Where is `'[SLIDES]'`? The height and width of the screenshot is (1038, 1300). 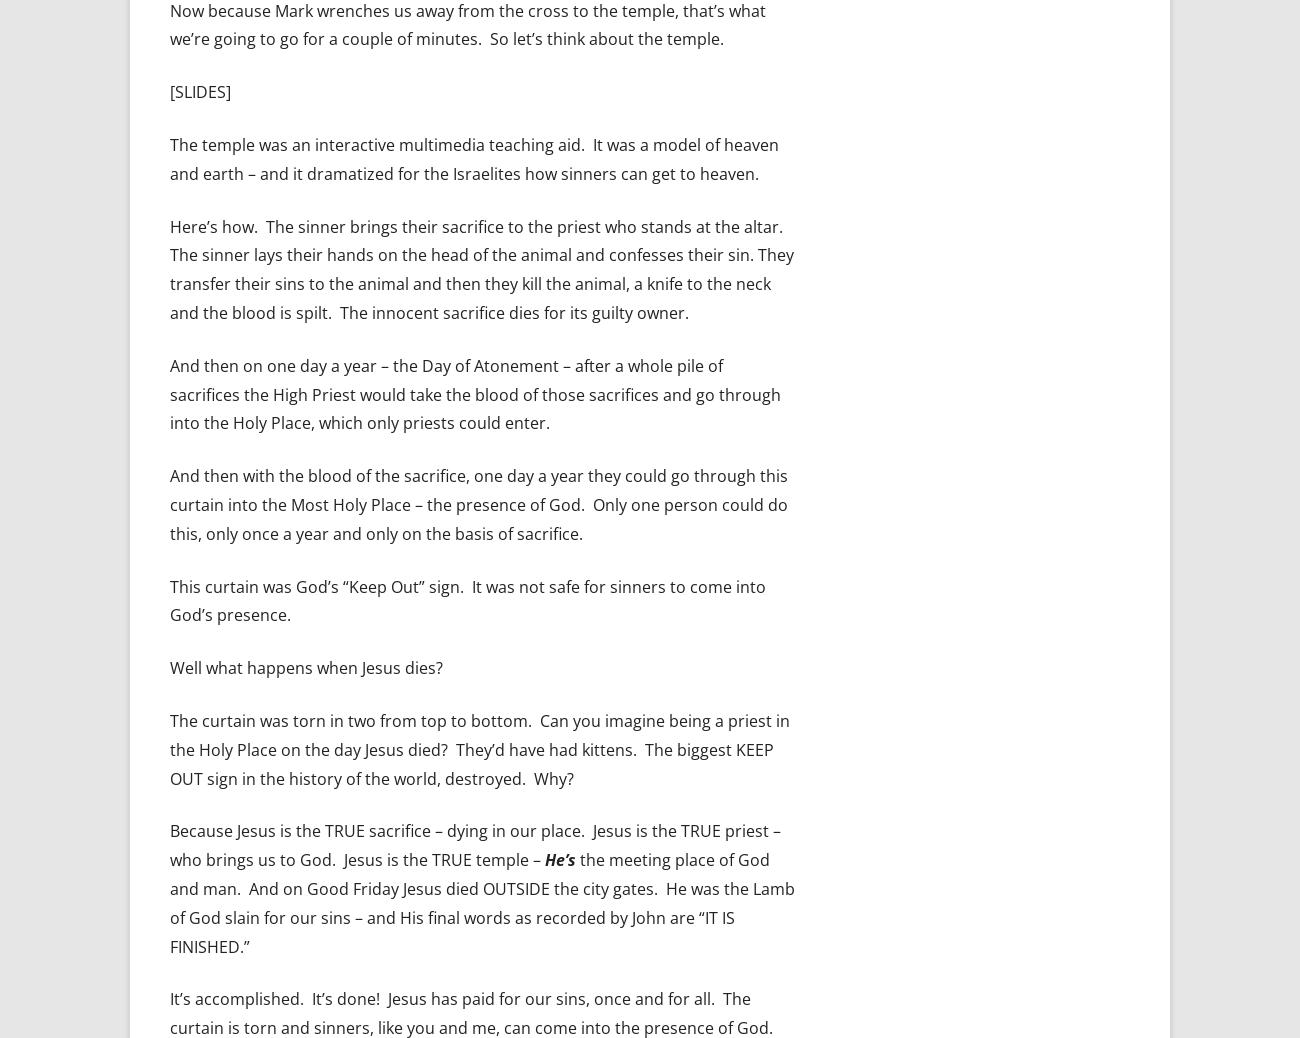 '[SLIDES]' is located at coordinates (200, 90).